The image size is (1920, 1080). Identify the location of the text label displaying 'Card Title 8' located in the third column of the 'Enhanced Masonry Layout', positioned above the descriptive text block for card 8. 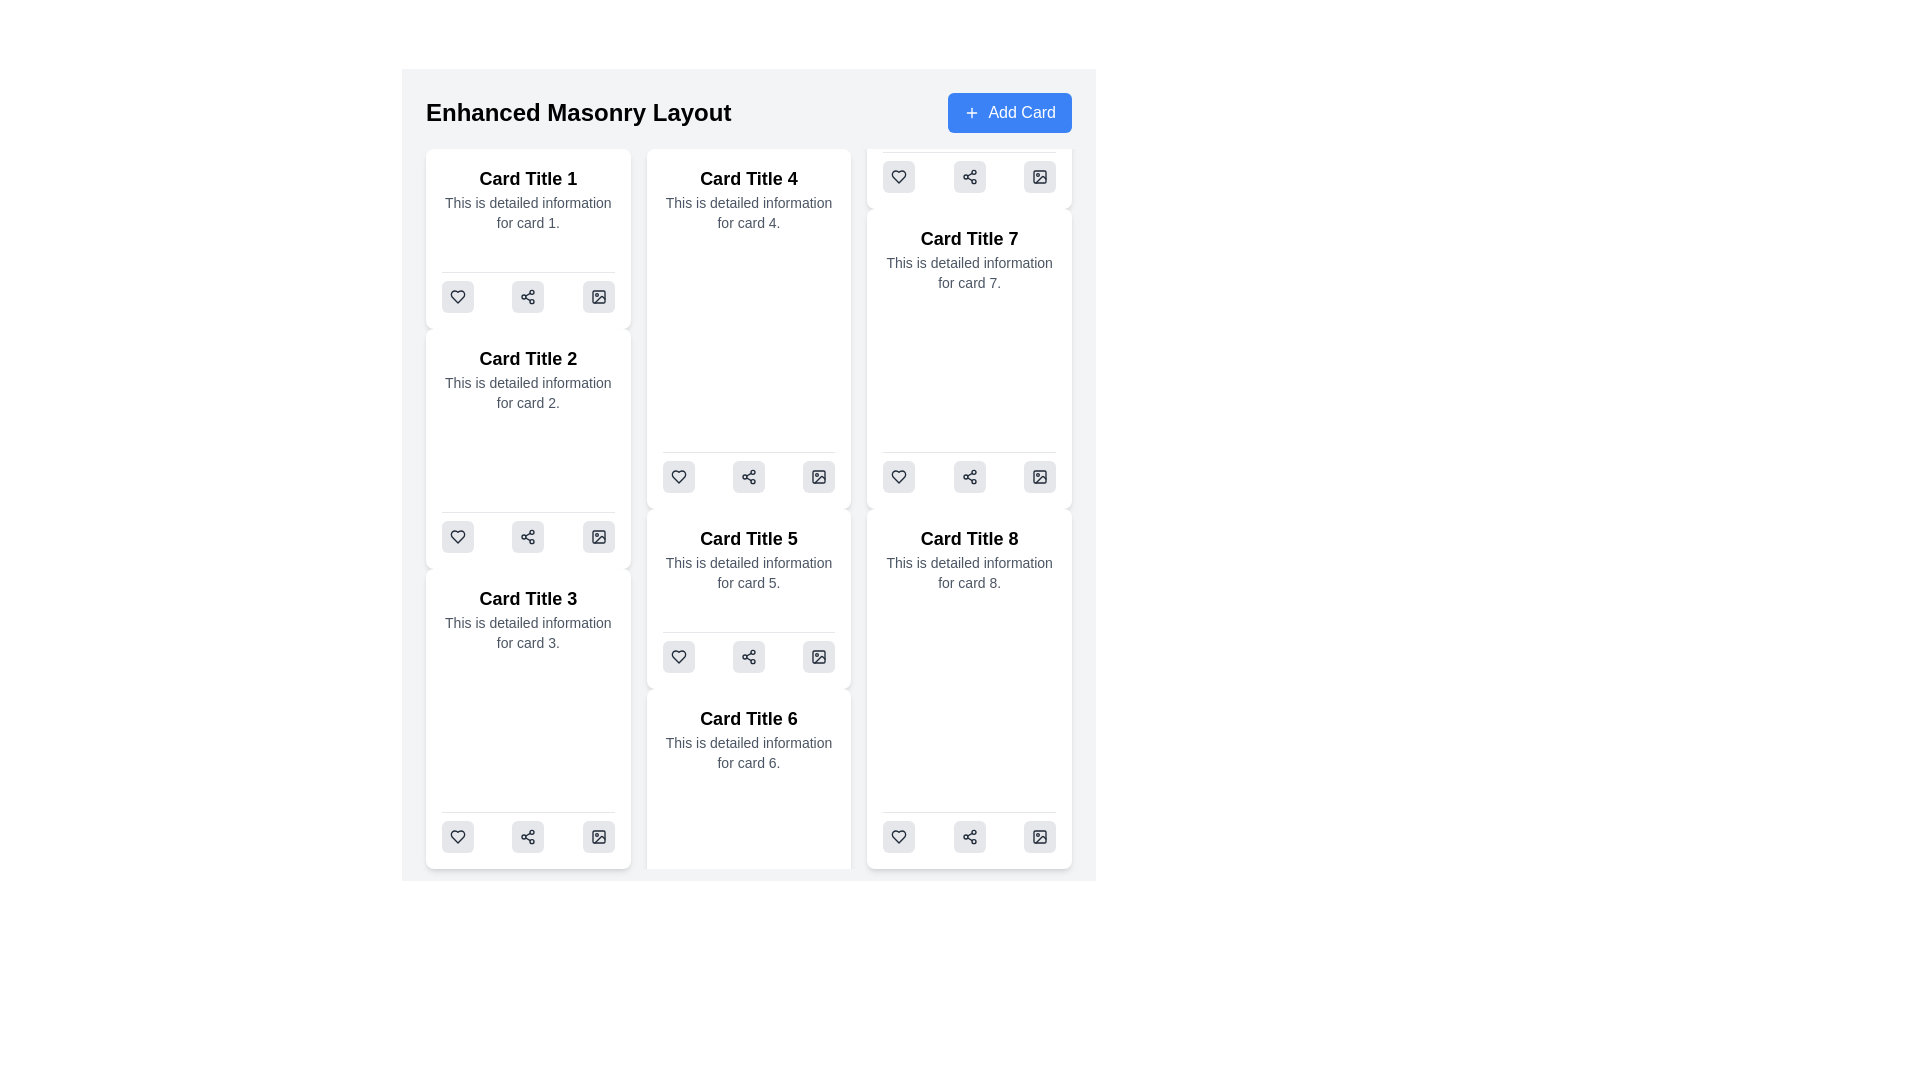
(969, 538).